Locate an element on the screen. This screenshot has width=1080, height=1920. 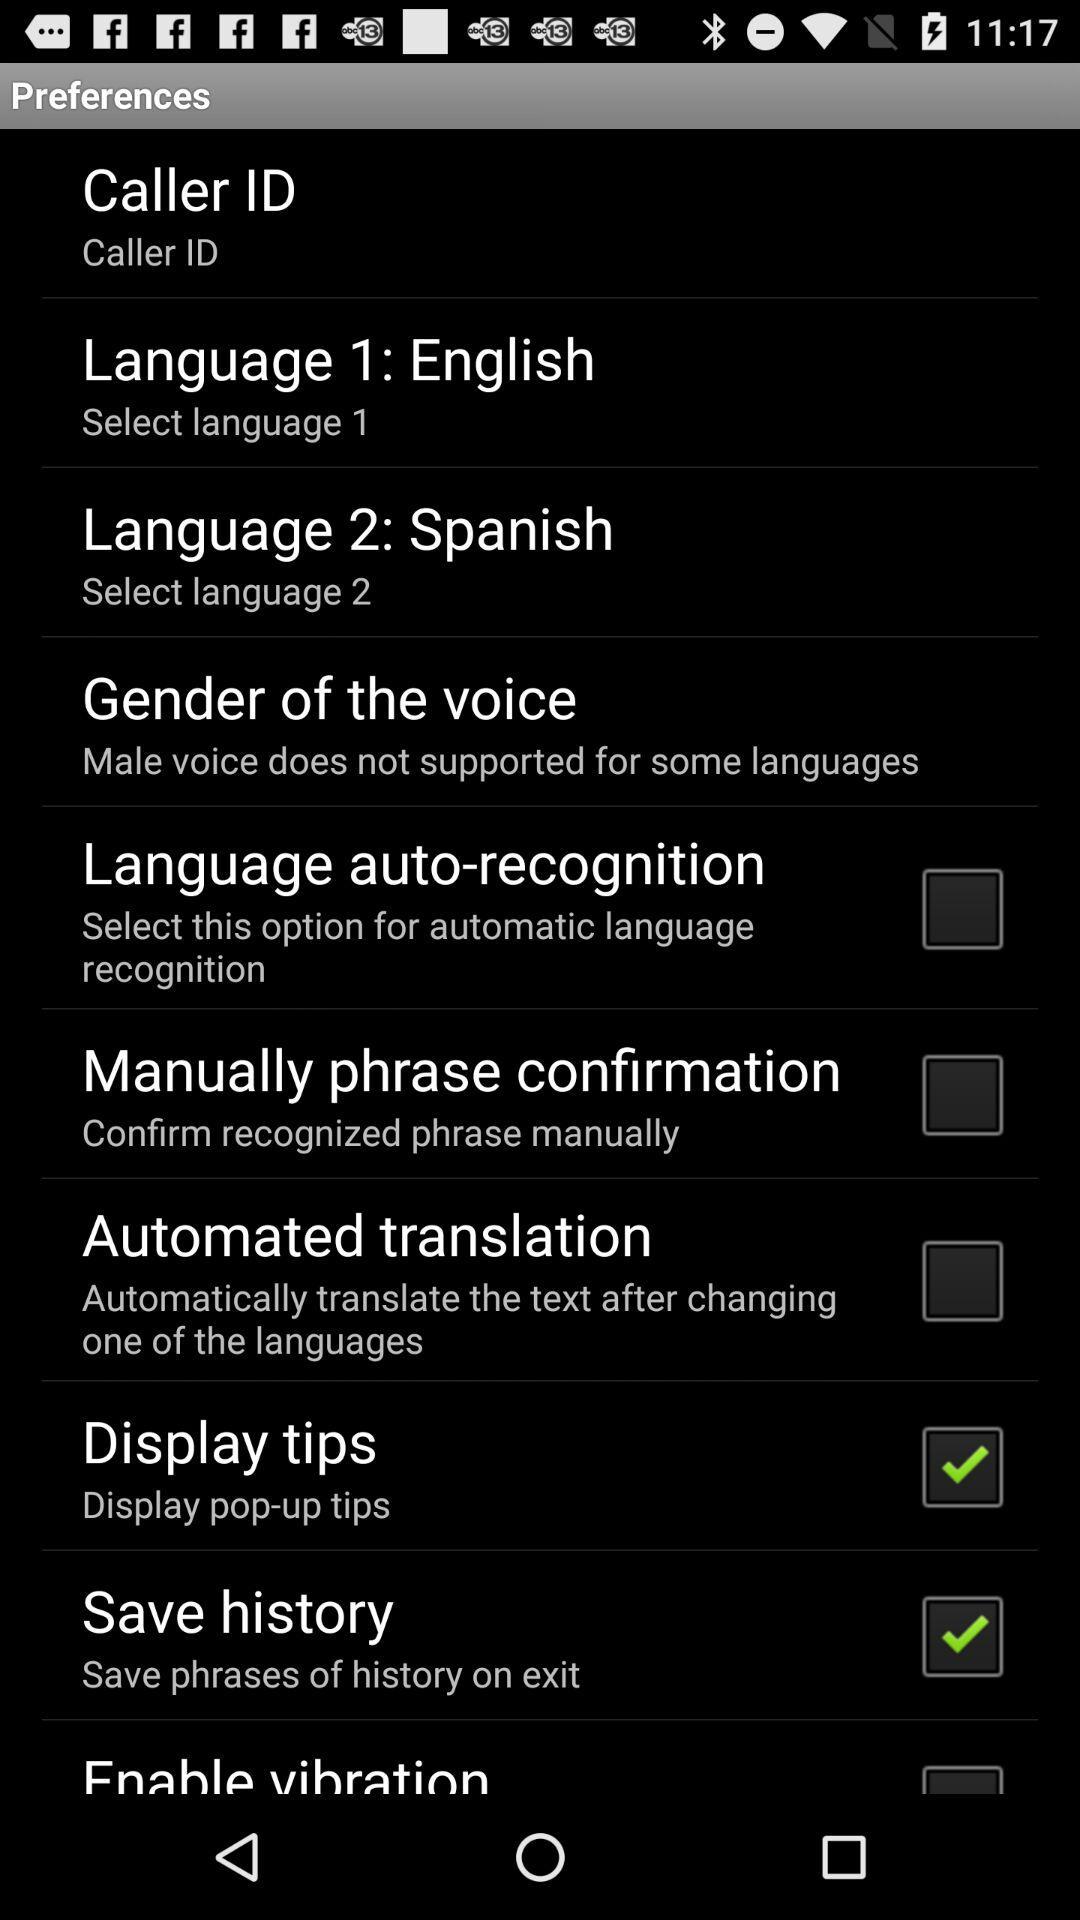
the display pop up is located at coordinates (235, 1503).